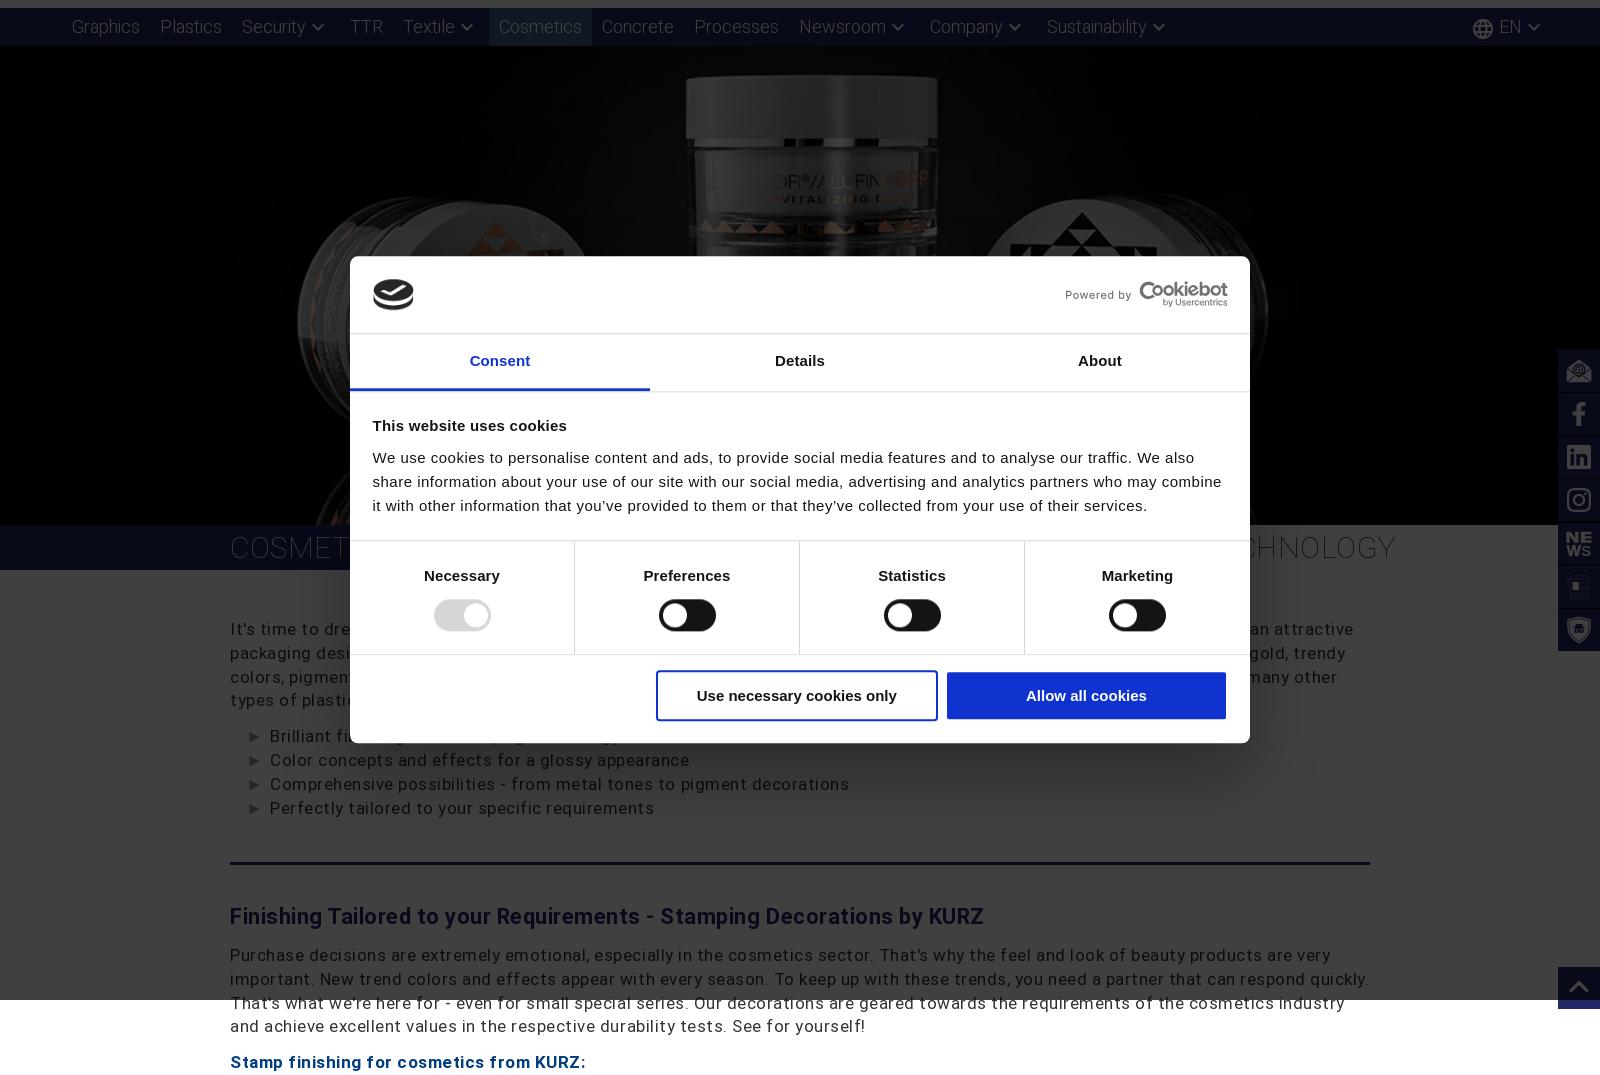 This screenshot has height=1075, width=1600. What do you see at coordinates (1470, 601) in the screenshot?
I see `'!'` at bounding box center [1470, 601].